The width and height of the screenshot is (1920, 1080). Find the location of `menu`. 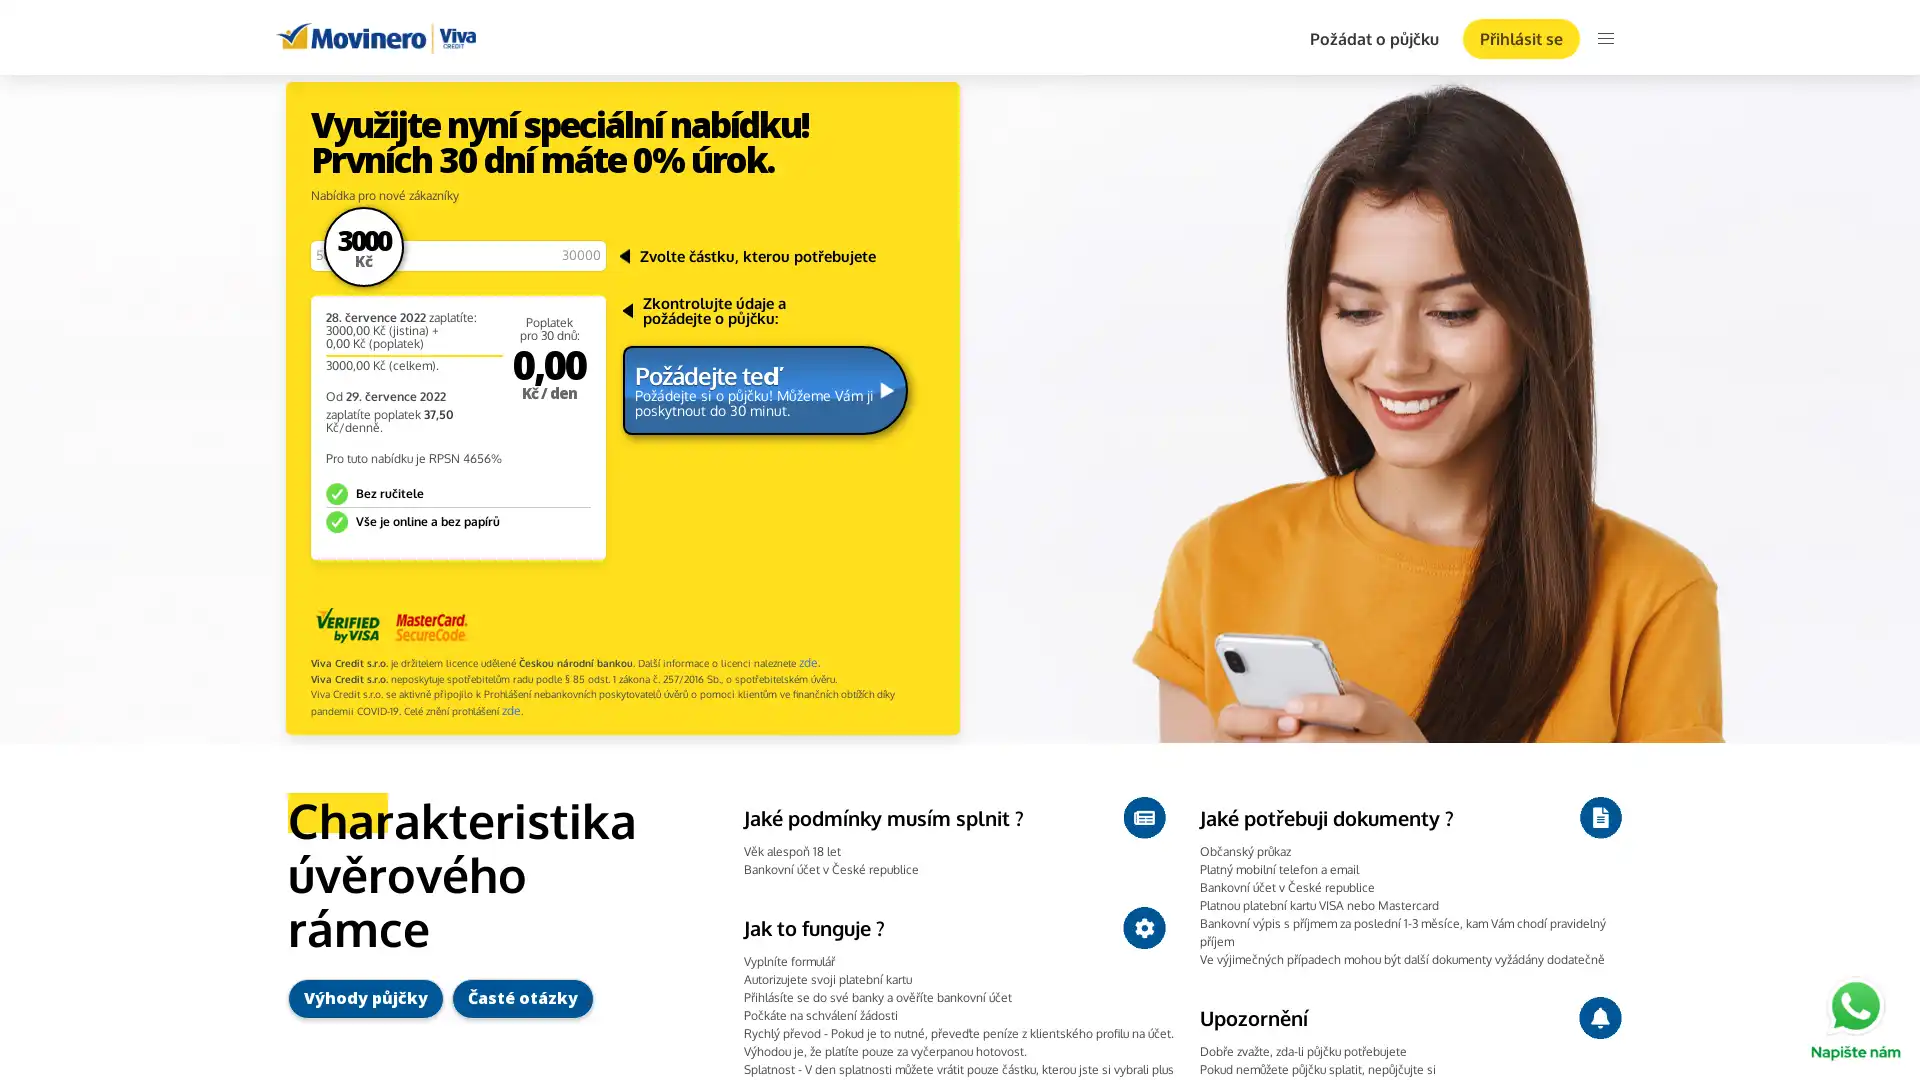

menu is located at coordinates (1606, 38).